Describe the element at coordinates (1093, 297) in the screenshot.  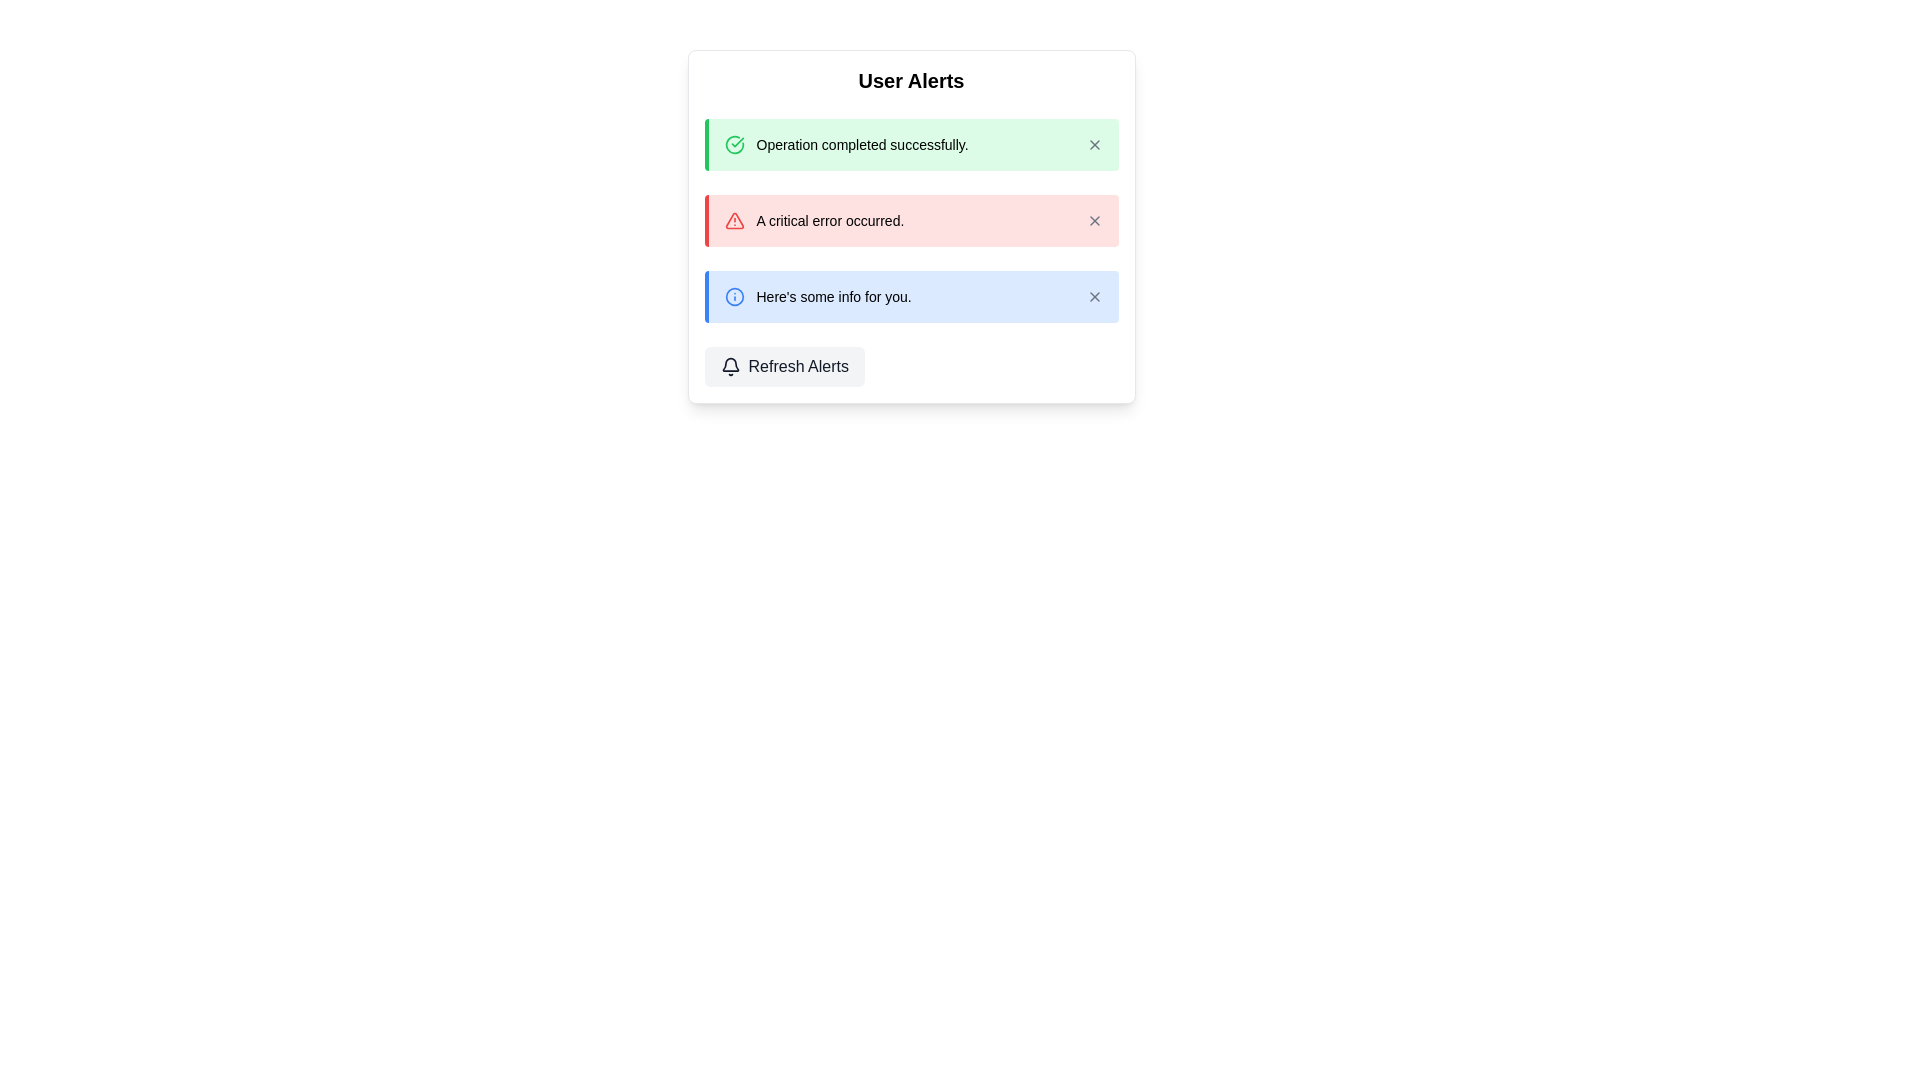
I see `the close button styled as an 'X' located in the top-right corner of the blue information alert box that contains the text 'Here's some info for you.'` at that location.